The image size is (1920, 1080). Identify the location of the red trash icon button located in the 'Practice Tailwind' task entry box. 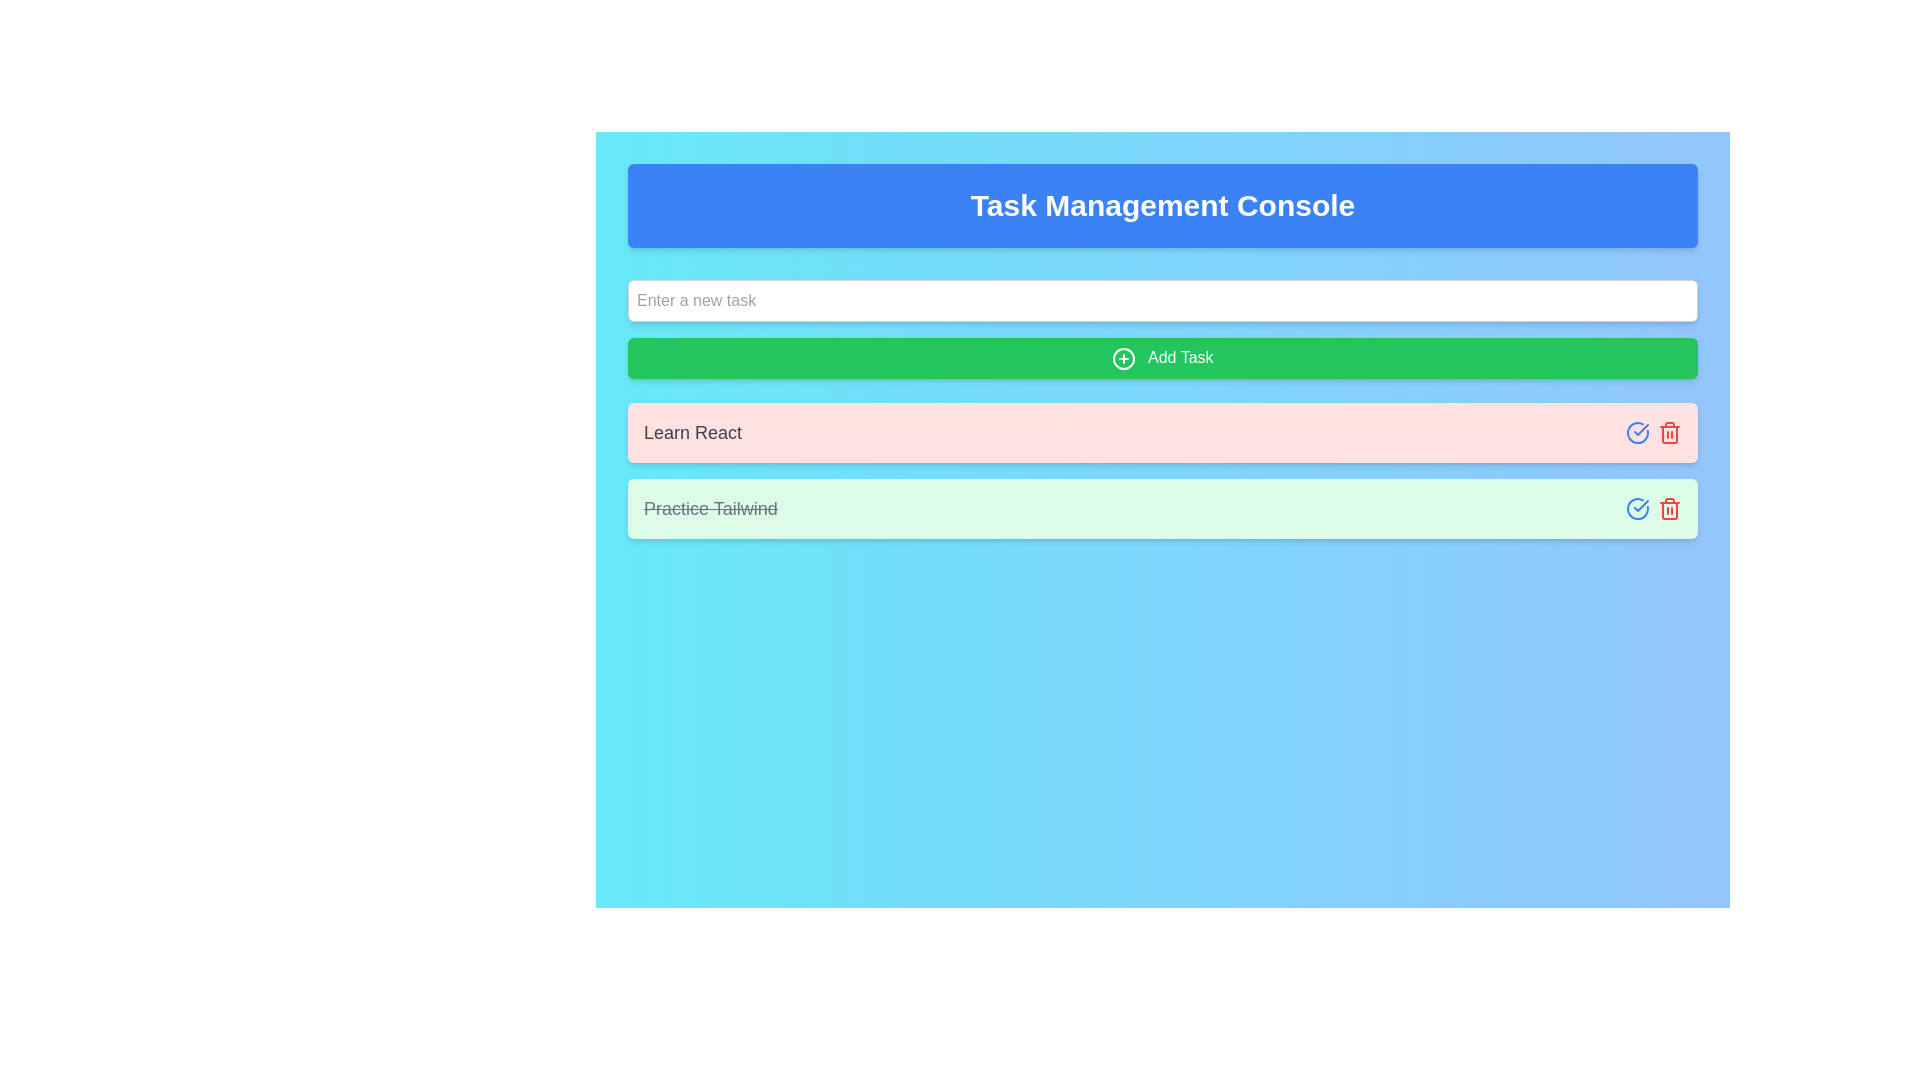
(1670, 507).